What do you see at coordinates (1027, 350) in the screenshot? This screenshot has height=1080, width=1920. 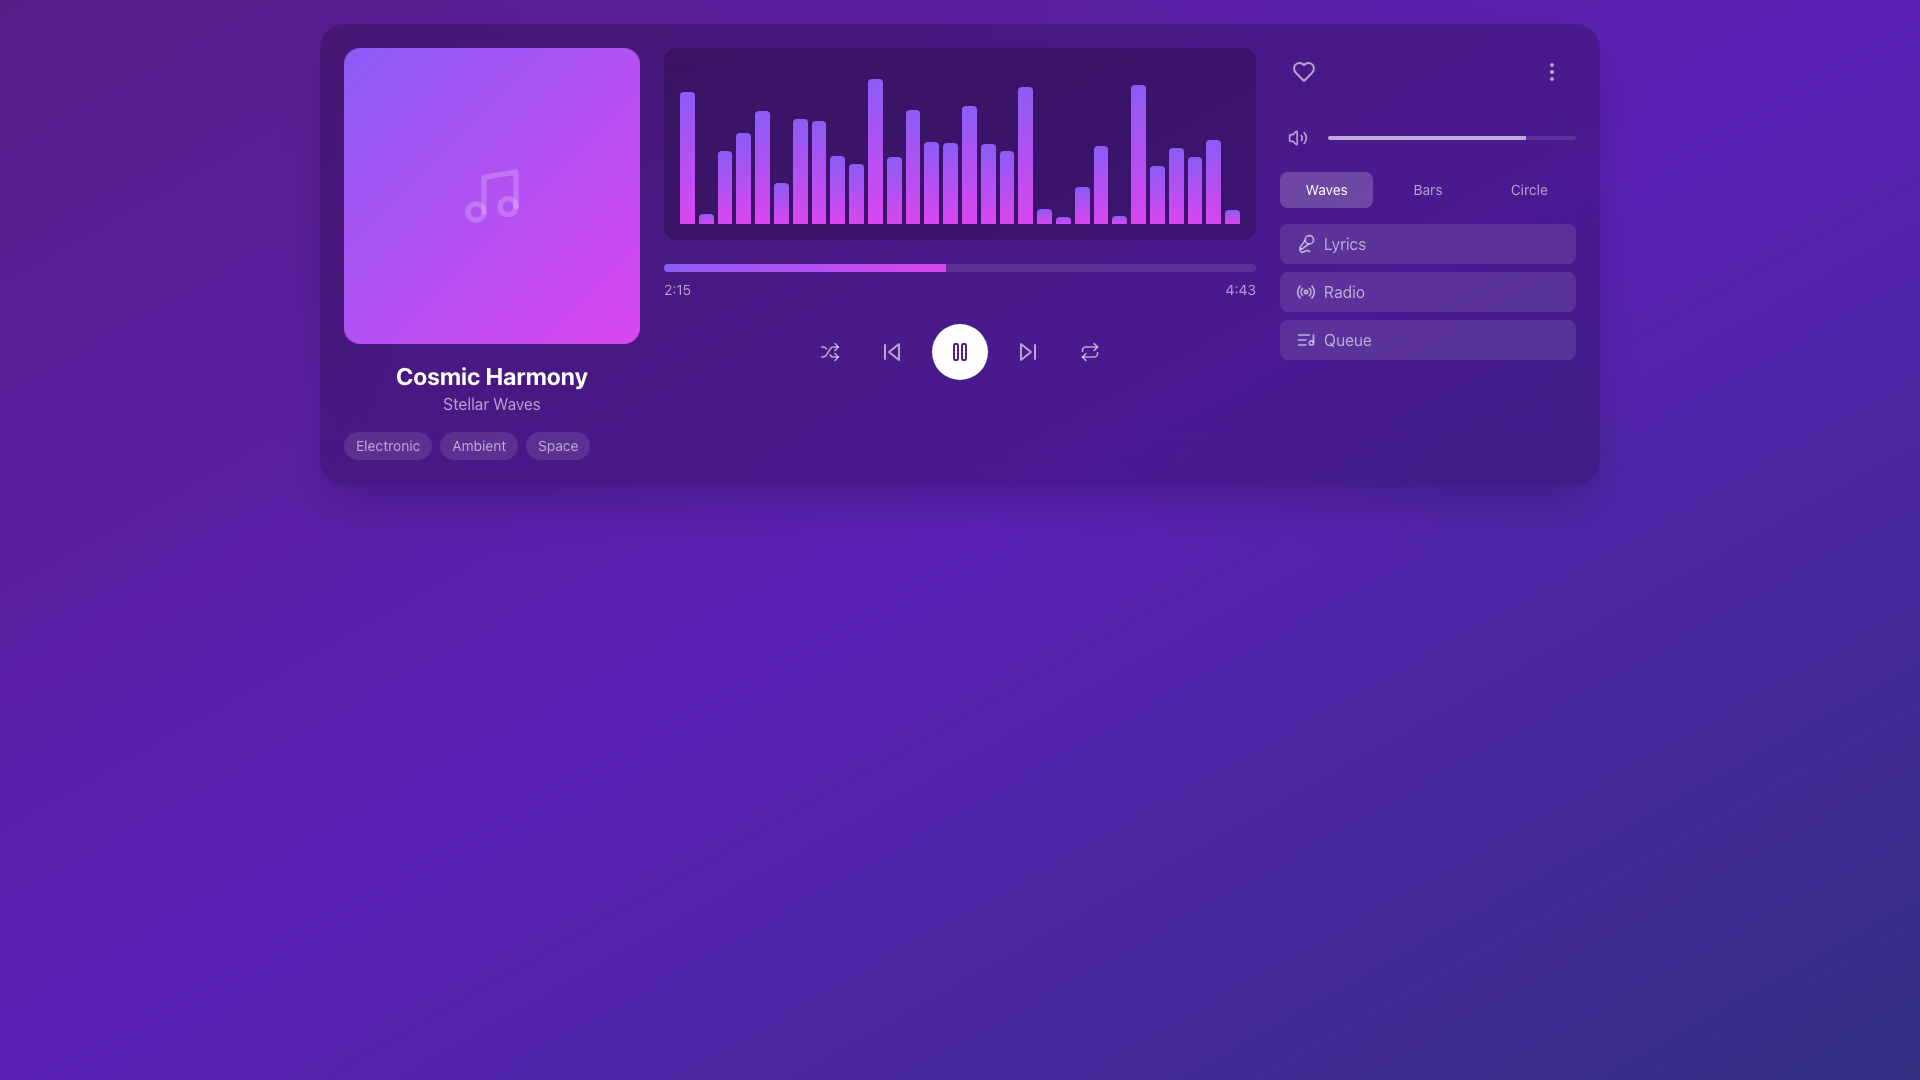 I see `the skip-forward button which is a triangular play symbol pointing right, located below the audio visualization bar and to the right of the central play/pause button` at bounding box center [1027, 350].